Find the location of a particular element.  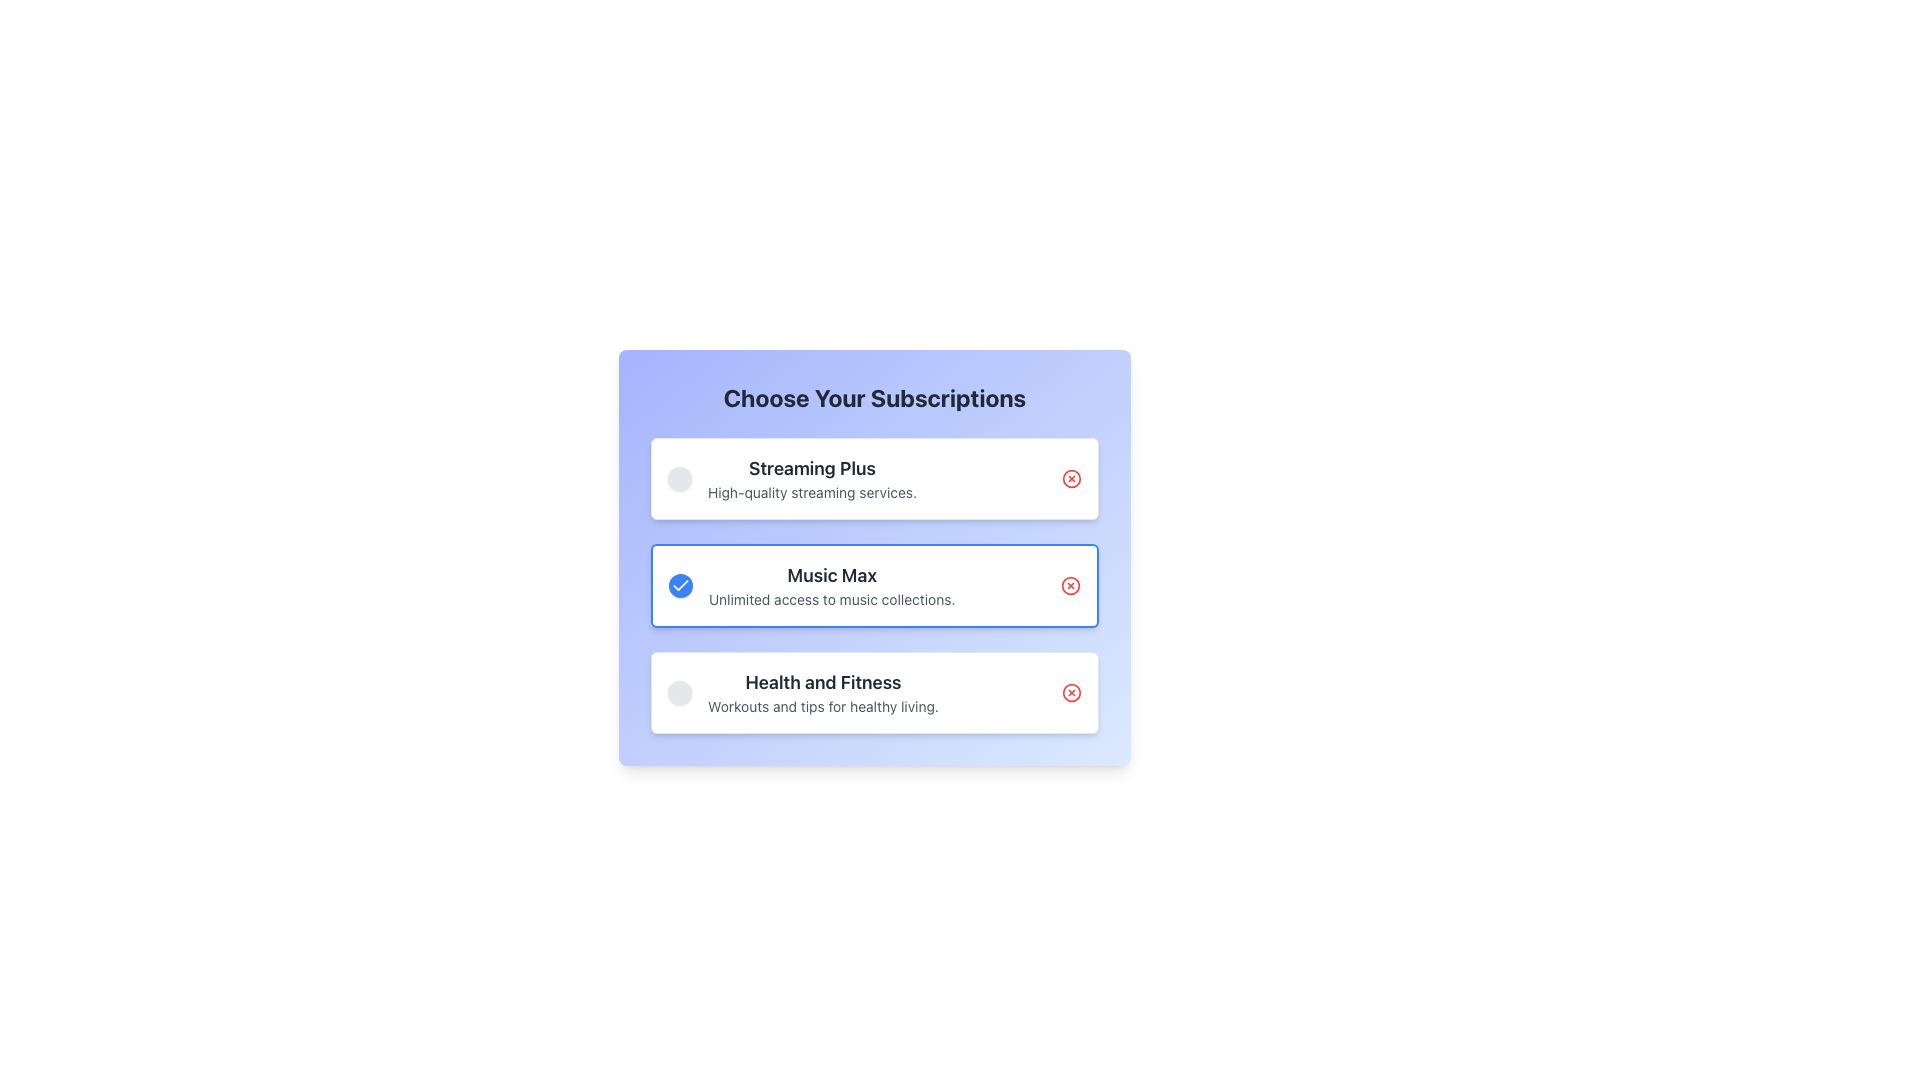

the static text block titled 'Health and Fitness' which features a prominent title and descriptive subtitle, located centrally at the bottom of the subscription plans list is located at coordinates (823, 692).